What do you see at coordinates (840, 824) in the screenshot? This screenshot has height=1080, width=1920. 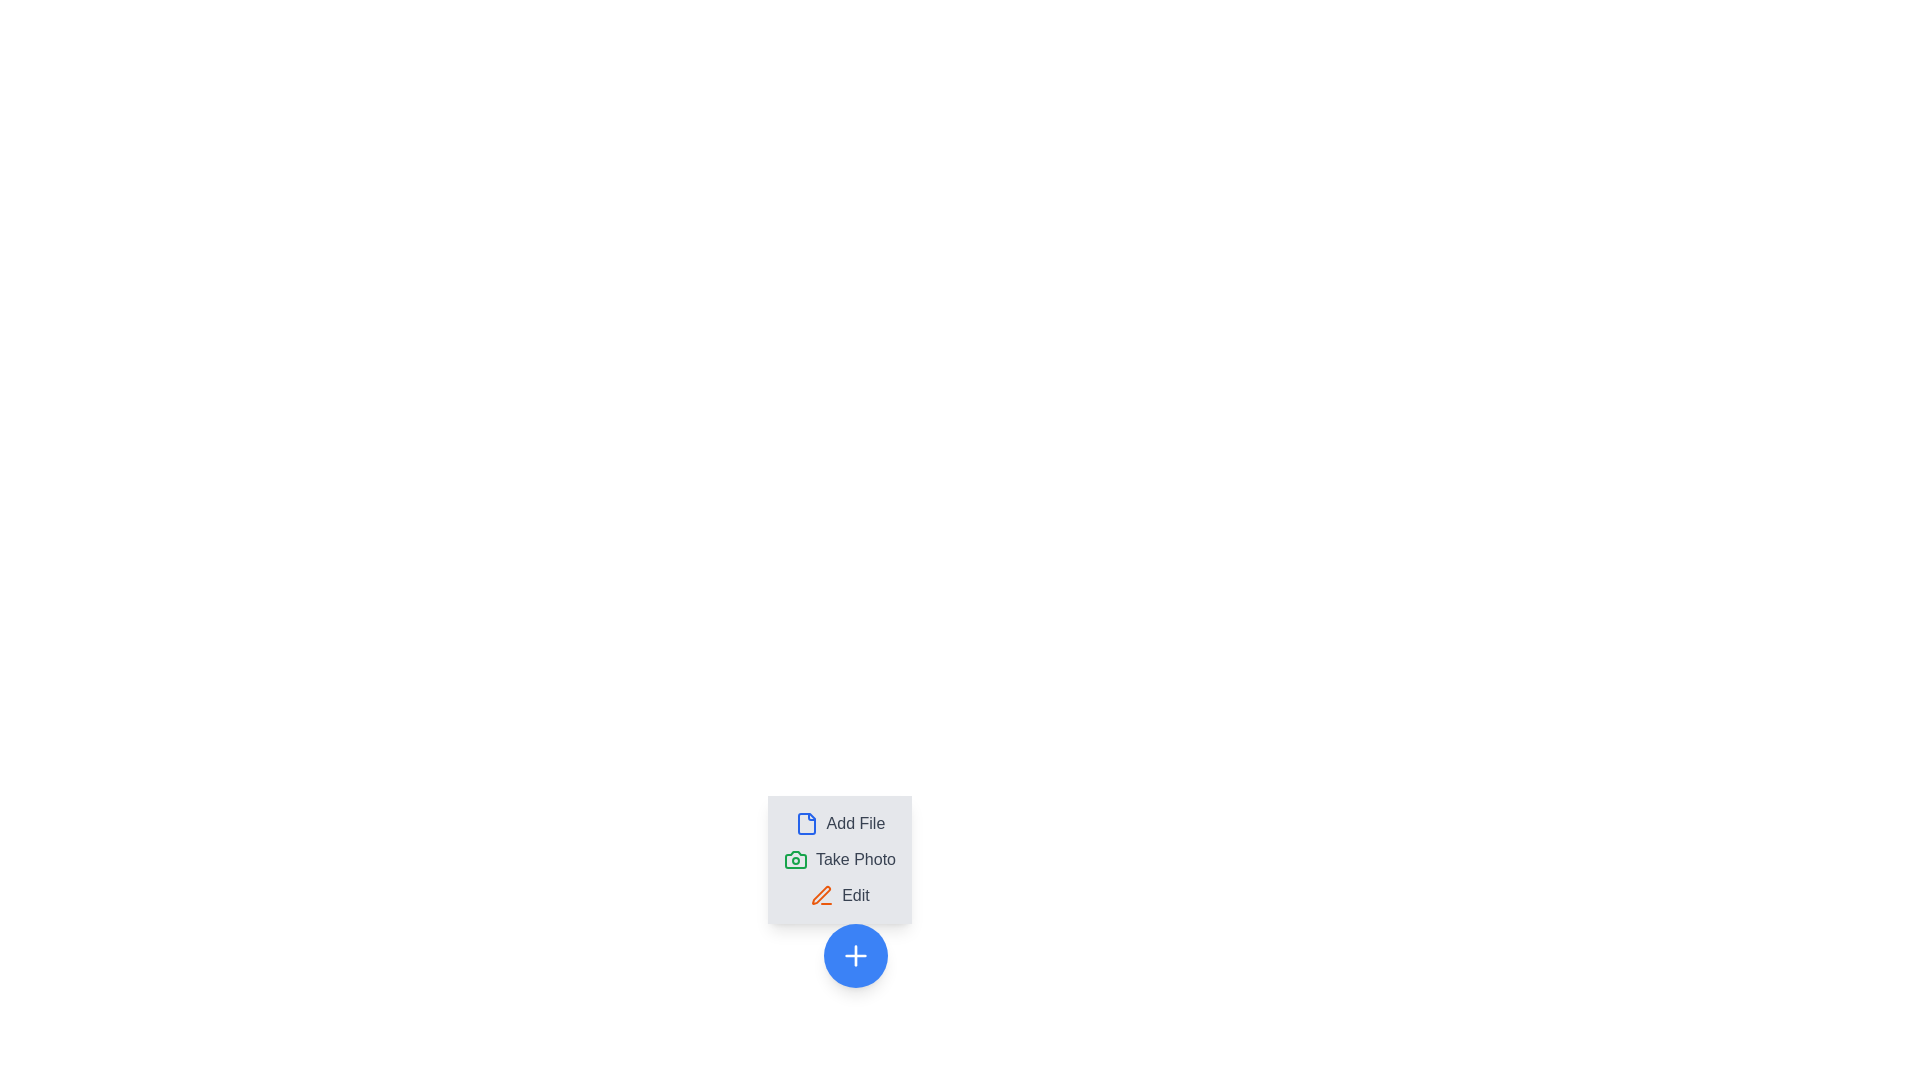 I see `the button with an icon and label that initiates the action of adding a file, located in the floating control panel near the bottom-right corner of the interface` at bounding box center [840, 824].